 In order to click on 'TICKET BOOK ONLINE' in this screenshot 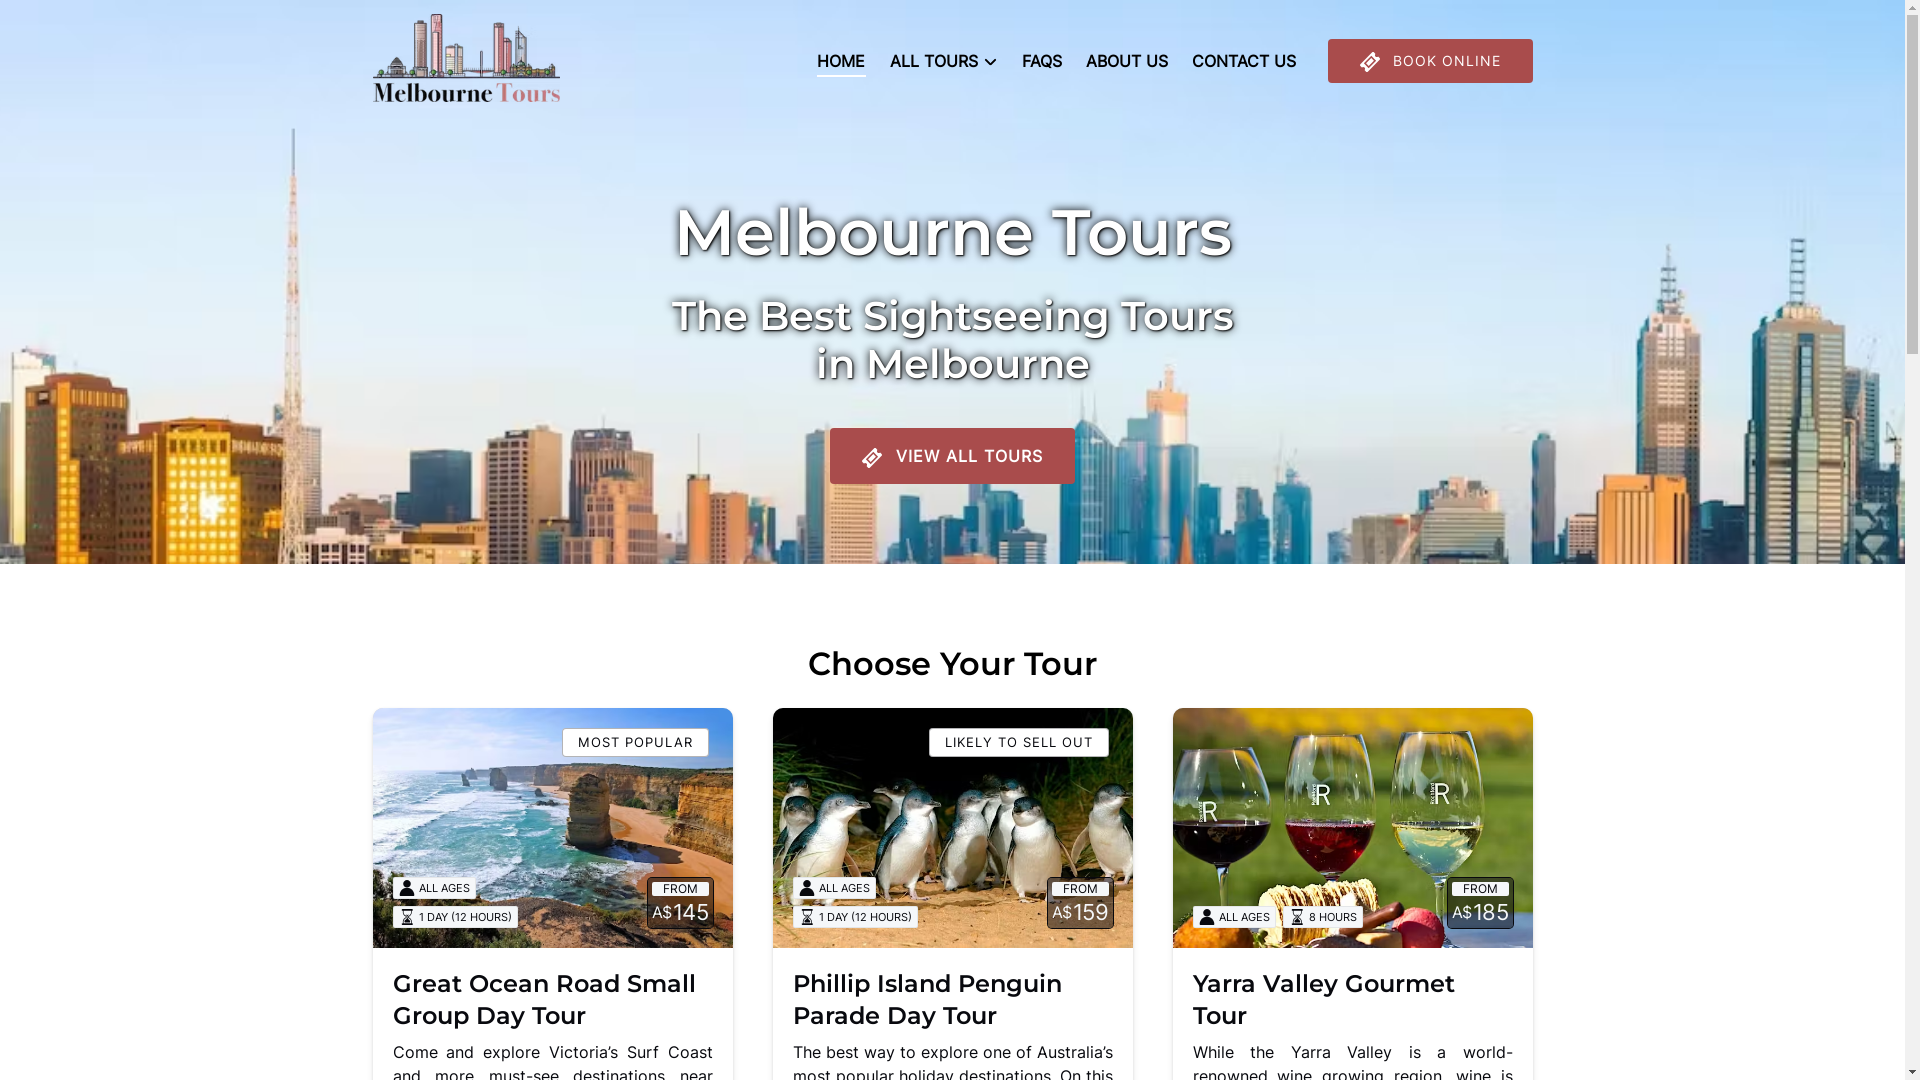, I will do `click(1429, 60)`.